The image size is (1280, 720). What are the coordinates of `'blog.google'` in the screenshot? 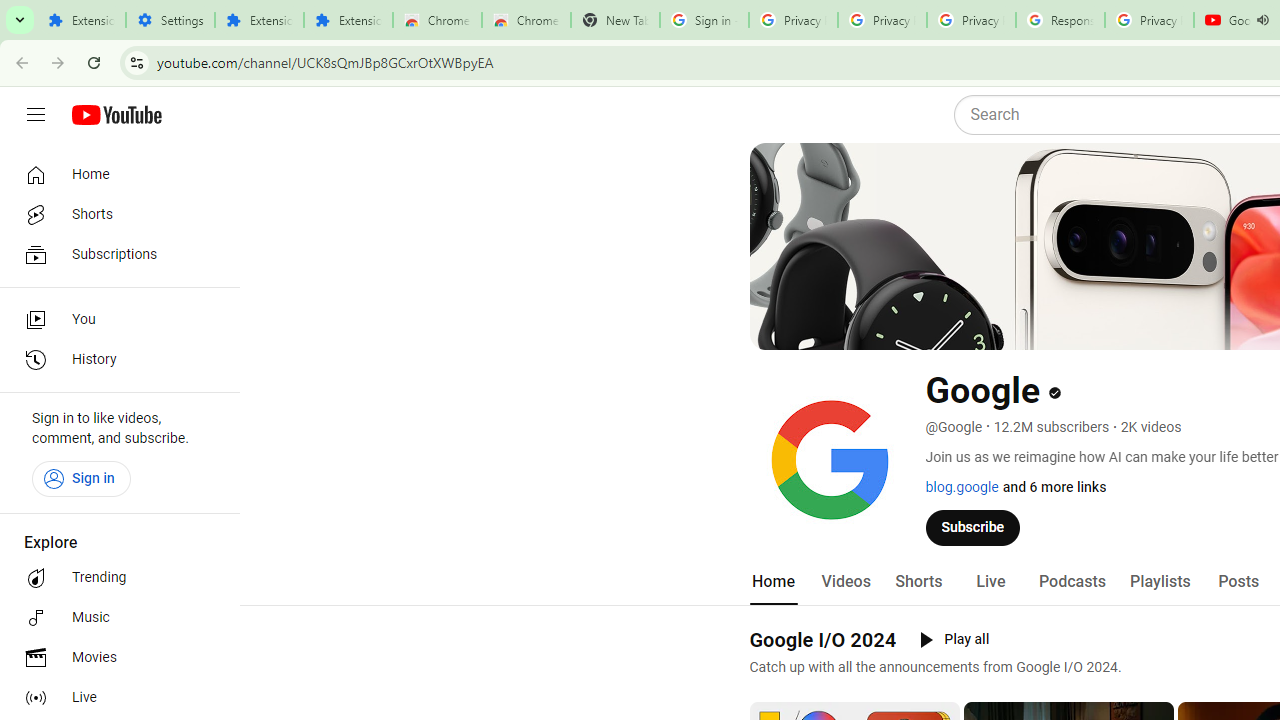 It's located at (961, 487).